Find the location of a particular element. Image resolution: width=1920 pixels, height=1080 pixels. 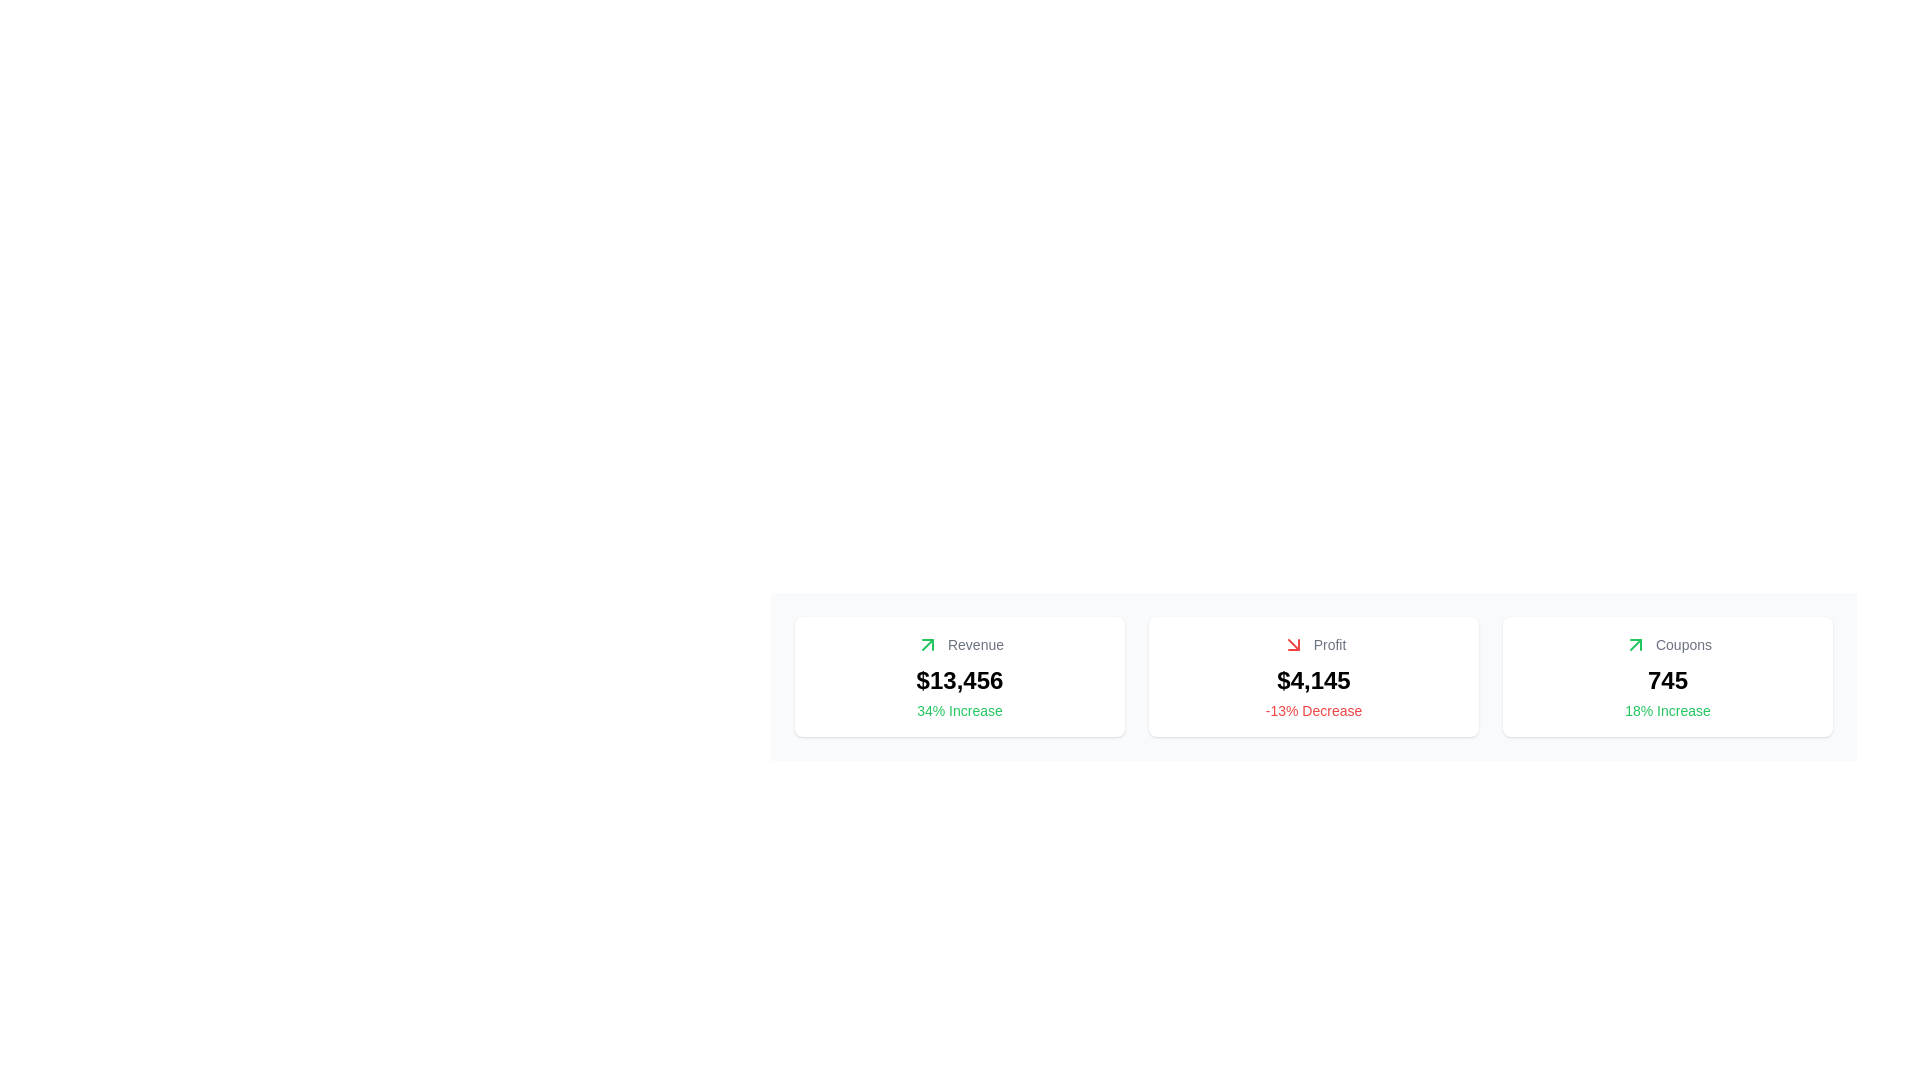

the descriptive label for the 'Coupons' metric, located at the top of the last card in a row of three cards, above the numerical value '745' and the text '18% Increase' is located at coordinates (1667, 644).